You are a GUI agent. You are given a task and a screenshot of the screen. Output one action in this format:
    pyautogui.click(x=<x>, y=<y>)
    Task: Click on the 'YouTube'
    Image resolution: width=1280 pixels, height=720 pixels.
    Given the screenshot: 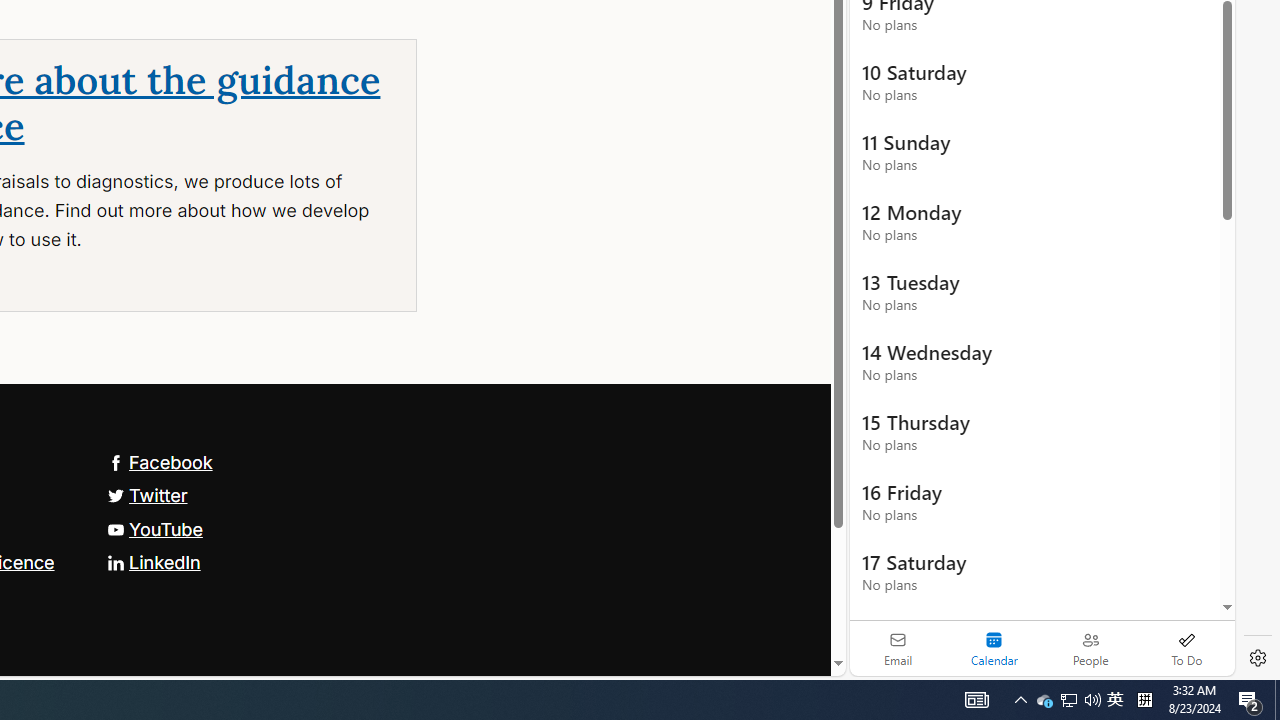 What is the action you would take?
    pyautogui.click(x=153, y=527)
    